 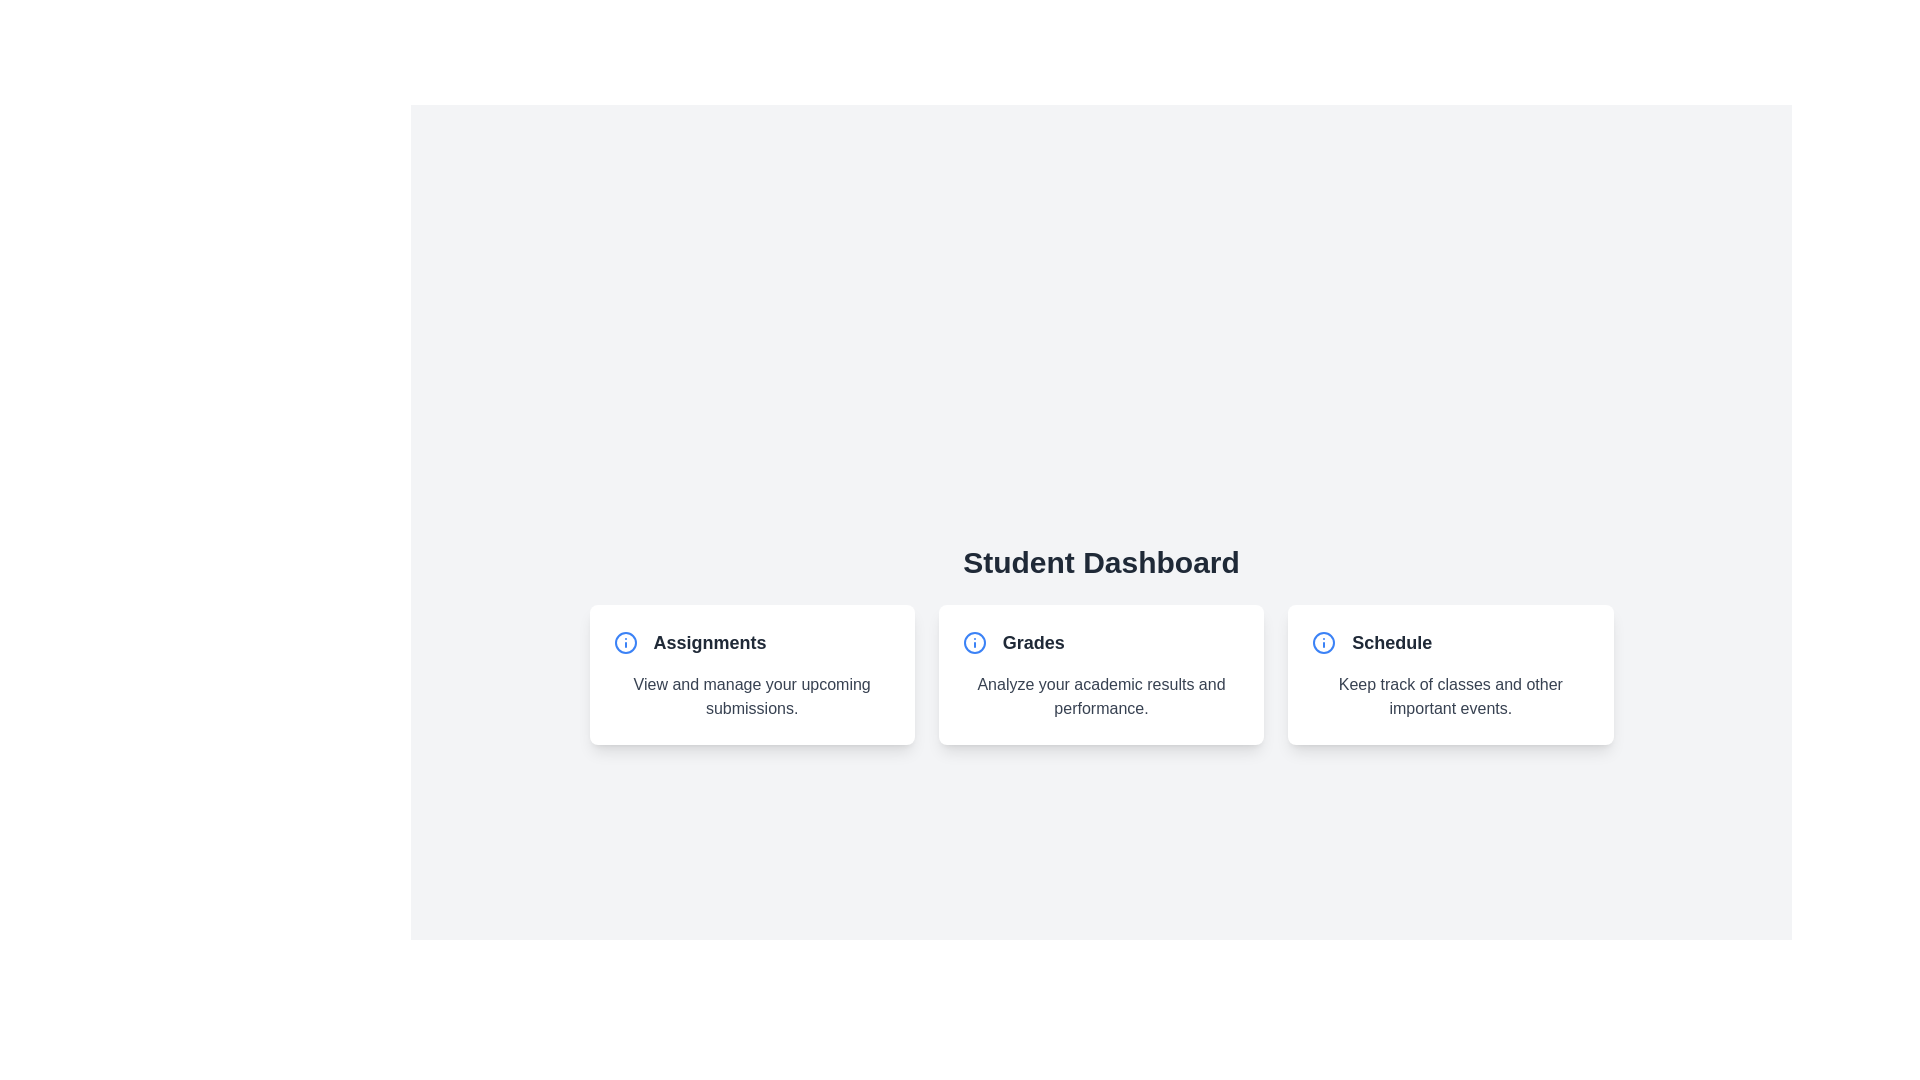 What do you see at coordinates (1324, 643) in the screenshot?
I see `the small blue circular icon with a white background and a blue outline featuring a white letter 'i' symbol, located to the left of the 'Schedule' title in the 'Schedule' section` at bounding box center [1324, 643].